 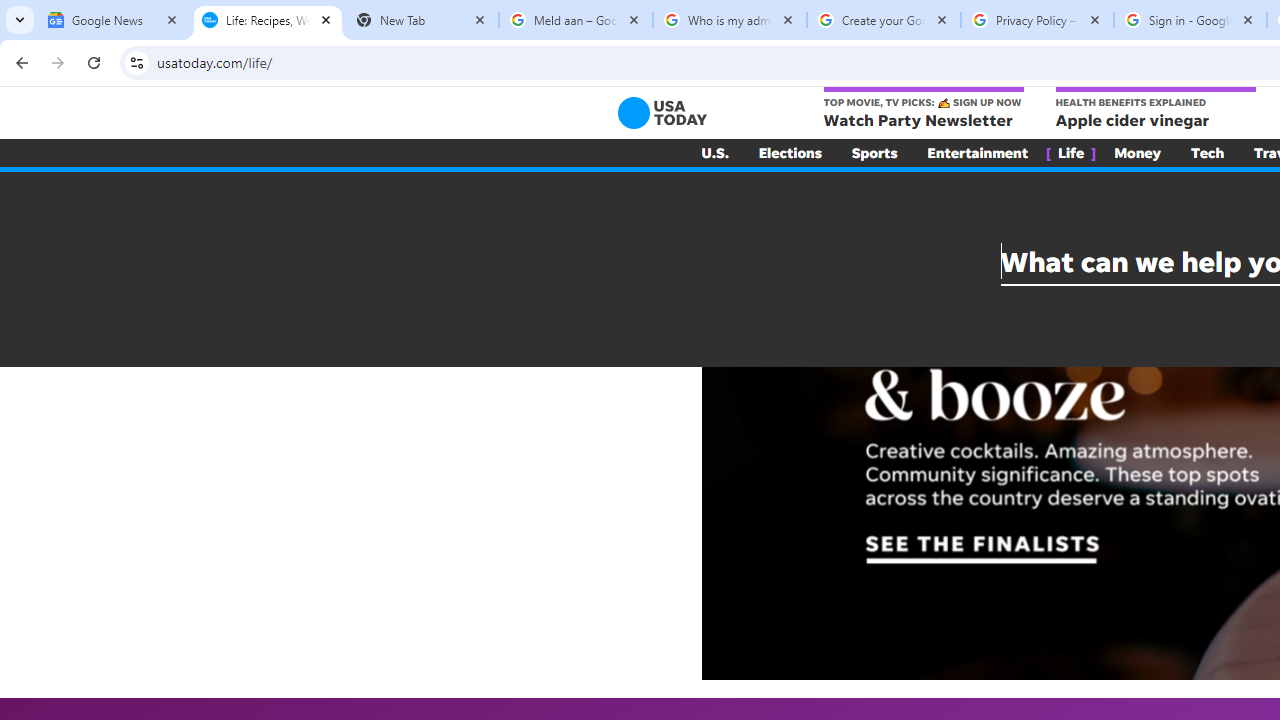 I want to click on 'USA TODAY', so click(x=661, y=113).